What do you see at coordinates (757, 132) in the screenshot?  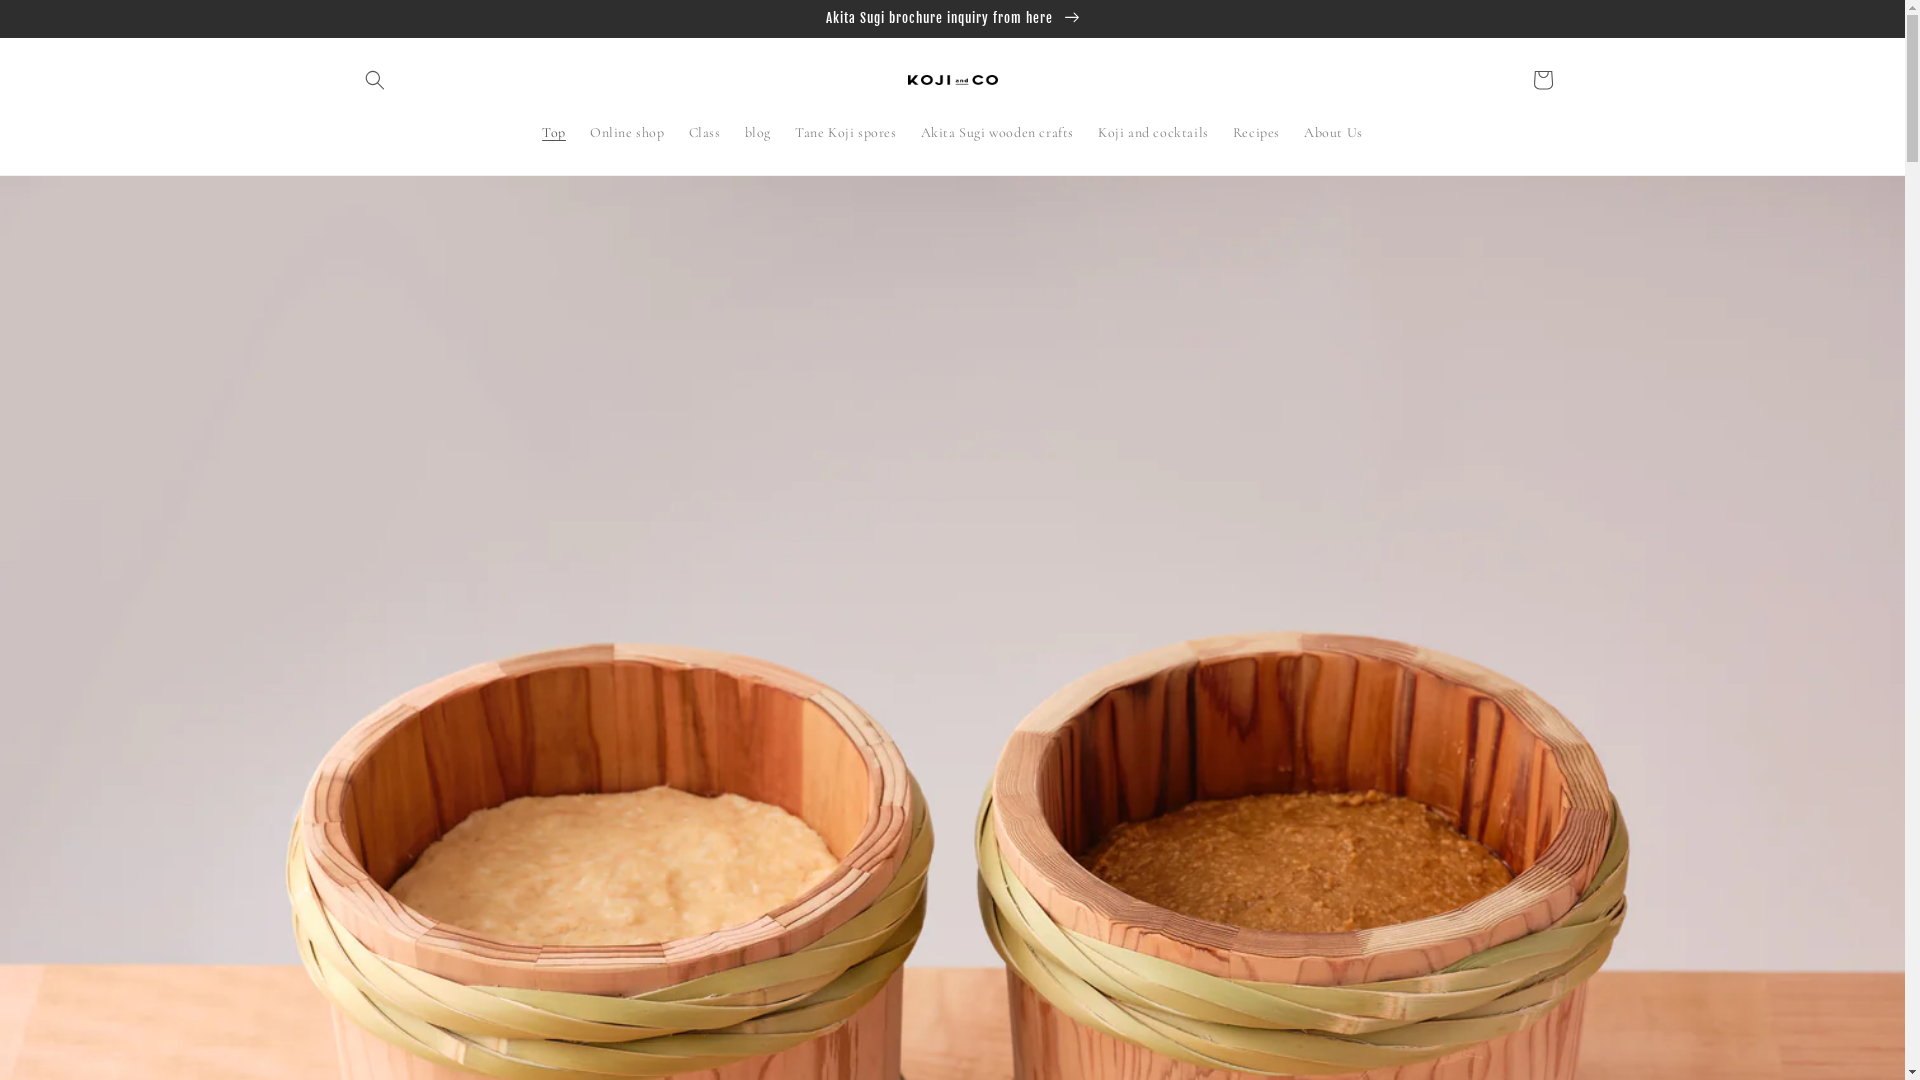 I see `'blog'` at bounding box center [757, 132].